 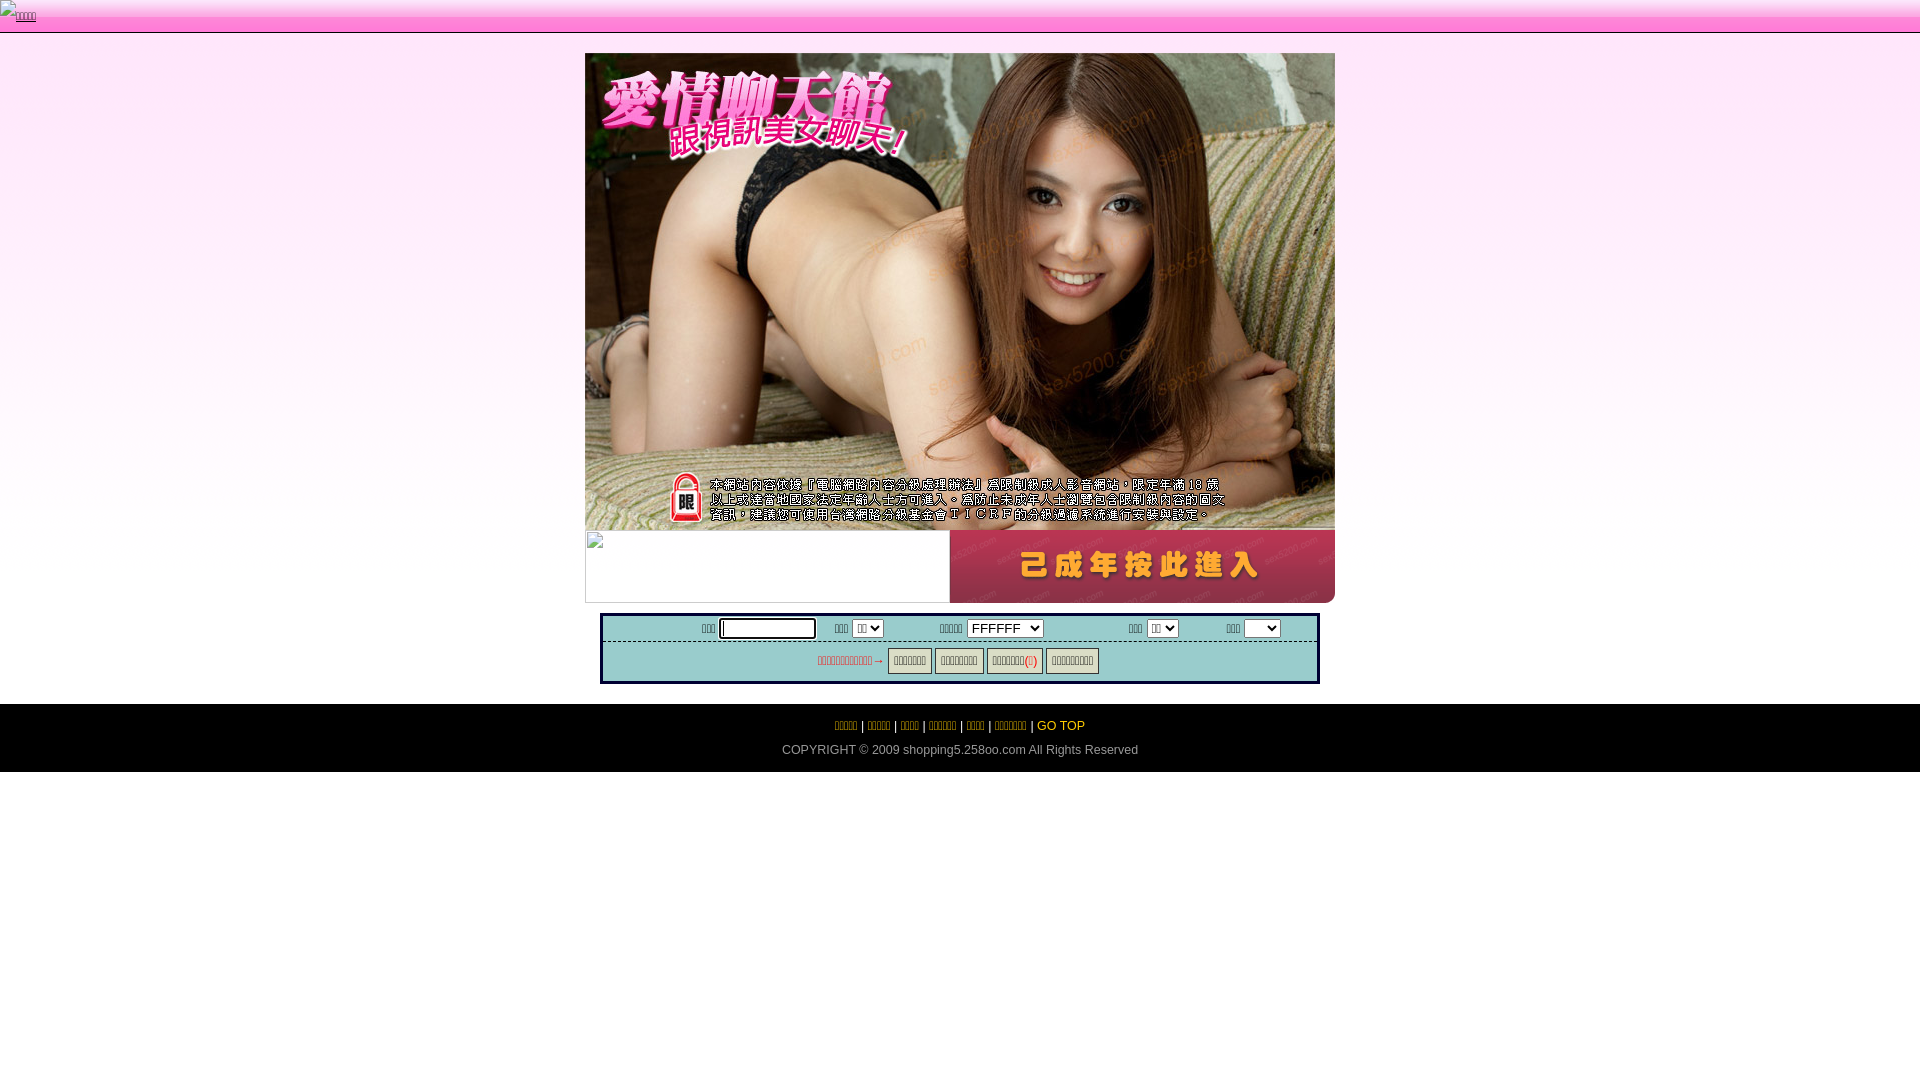 I want to click on 'GO TOP', so click(x=1059, y=725).